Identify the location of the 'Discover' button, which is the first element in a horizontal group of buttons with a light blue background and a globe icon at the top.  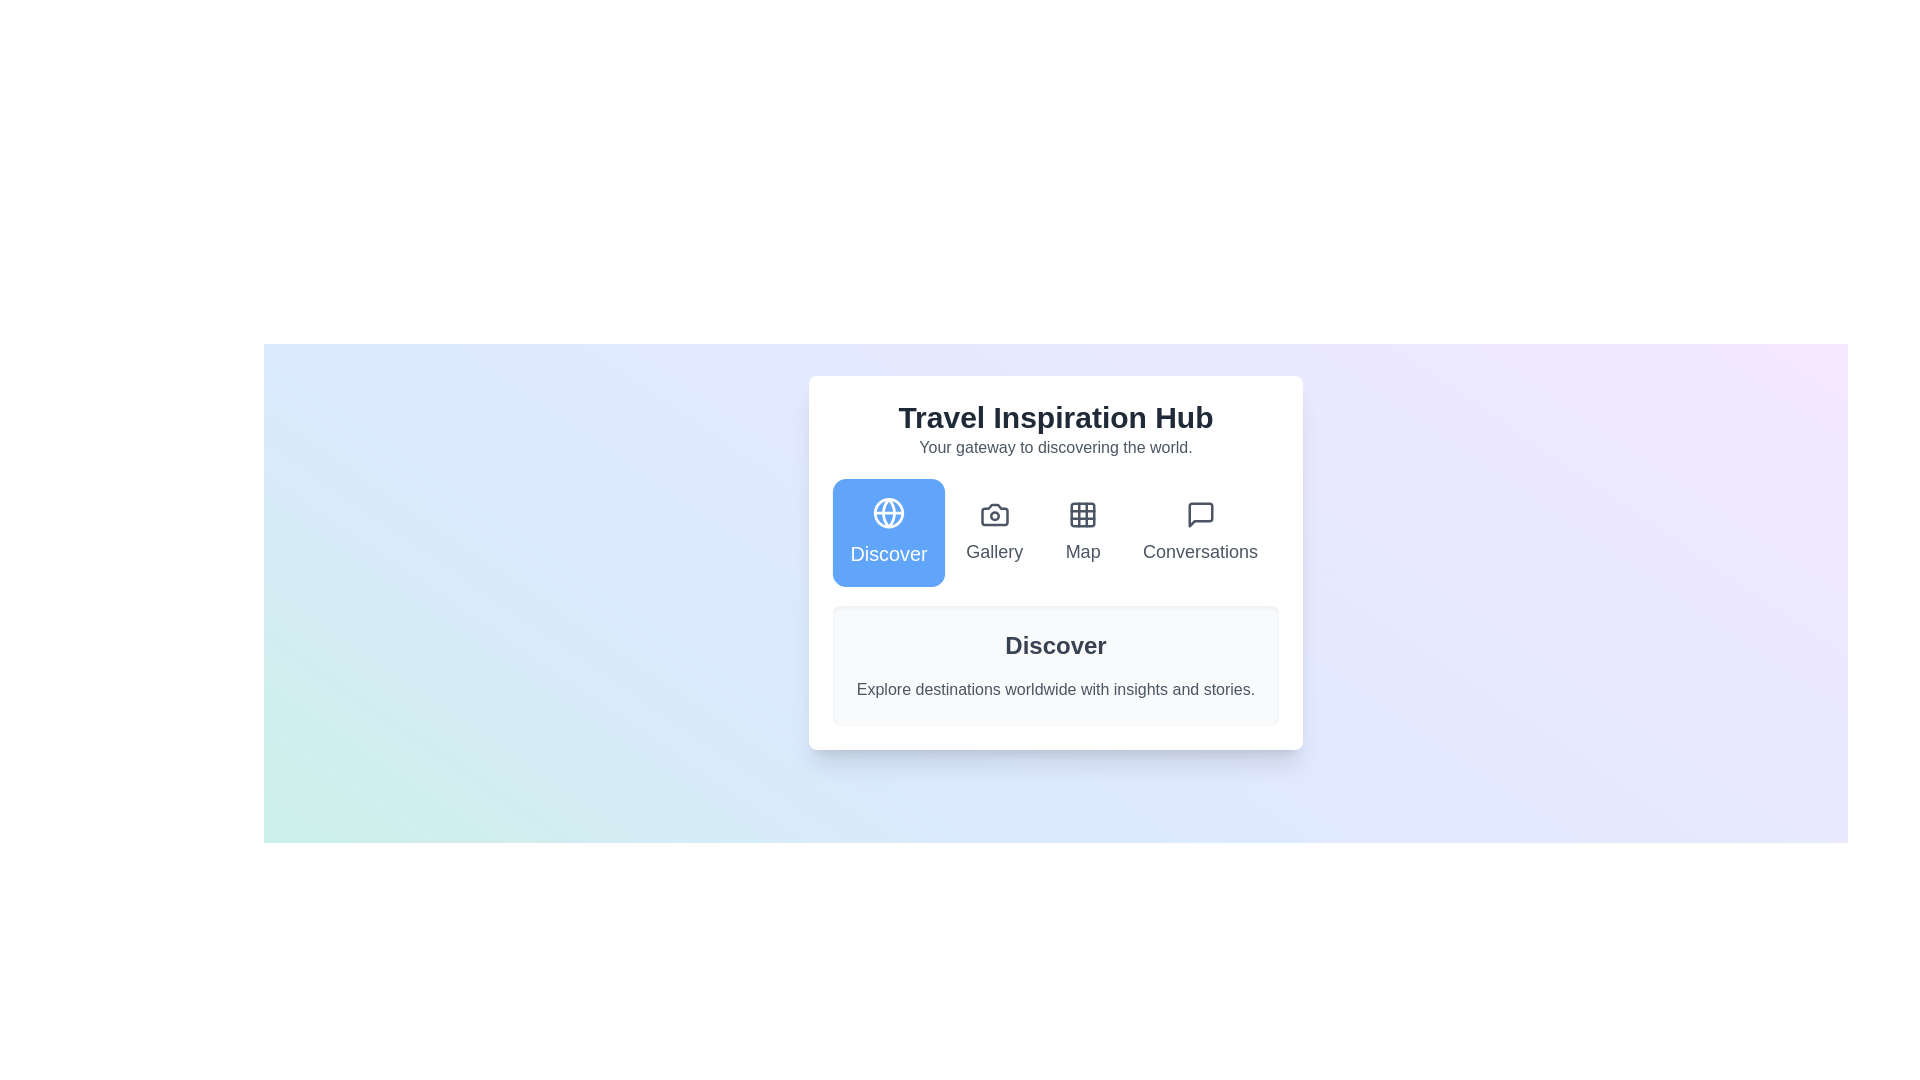
(887, 531).